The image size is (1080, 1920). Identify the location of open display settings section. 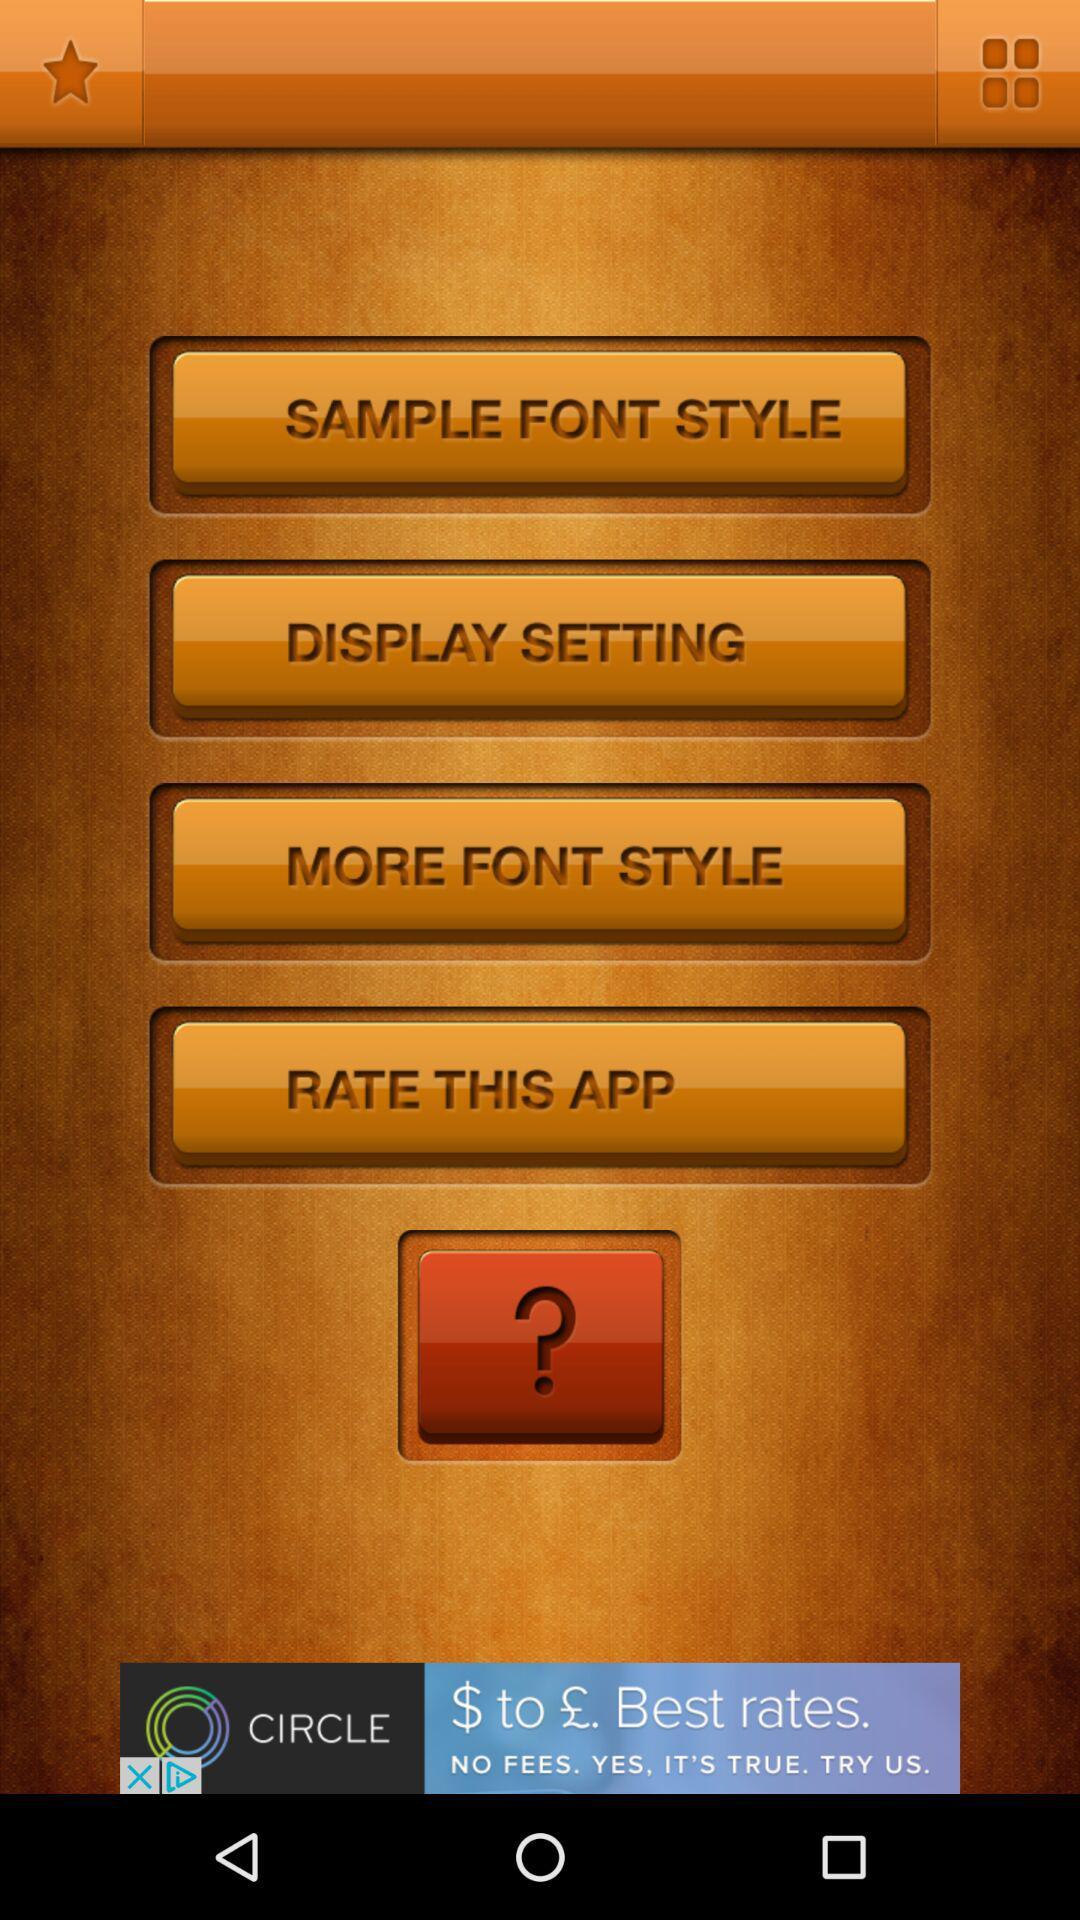
(540, 651).